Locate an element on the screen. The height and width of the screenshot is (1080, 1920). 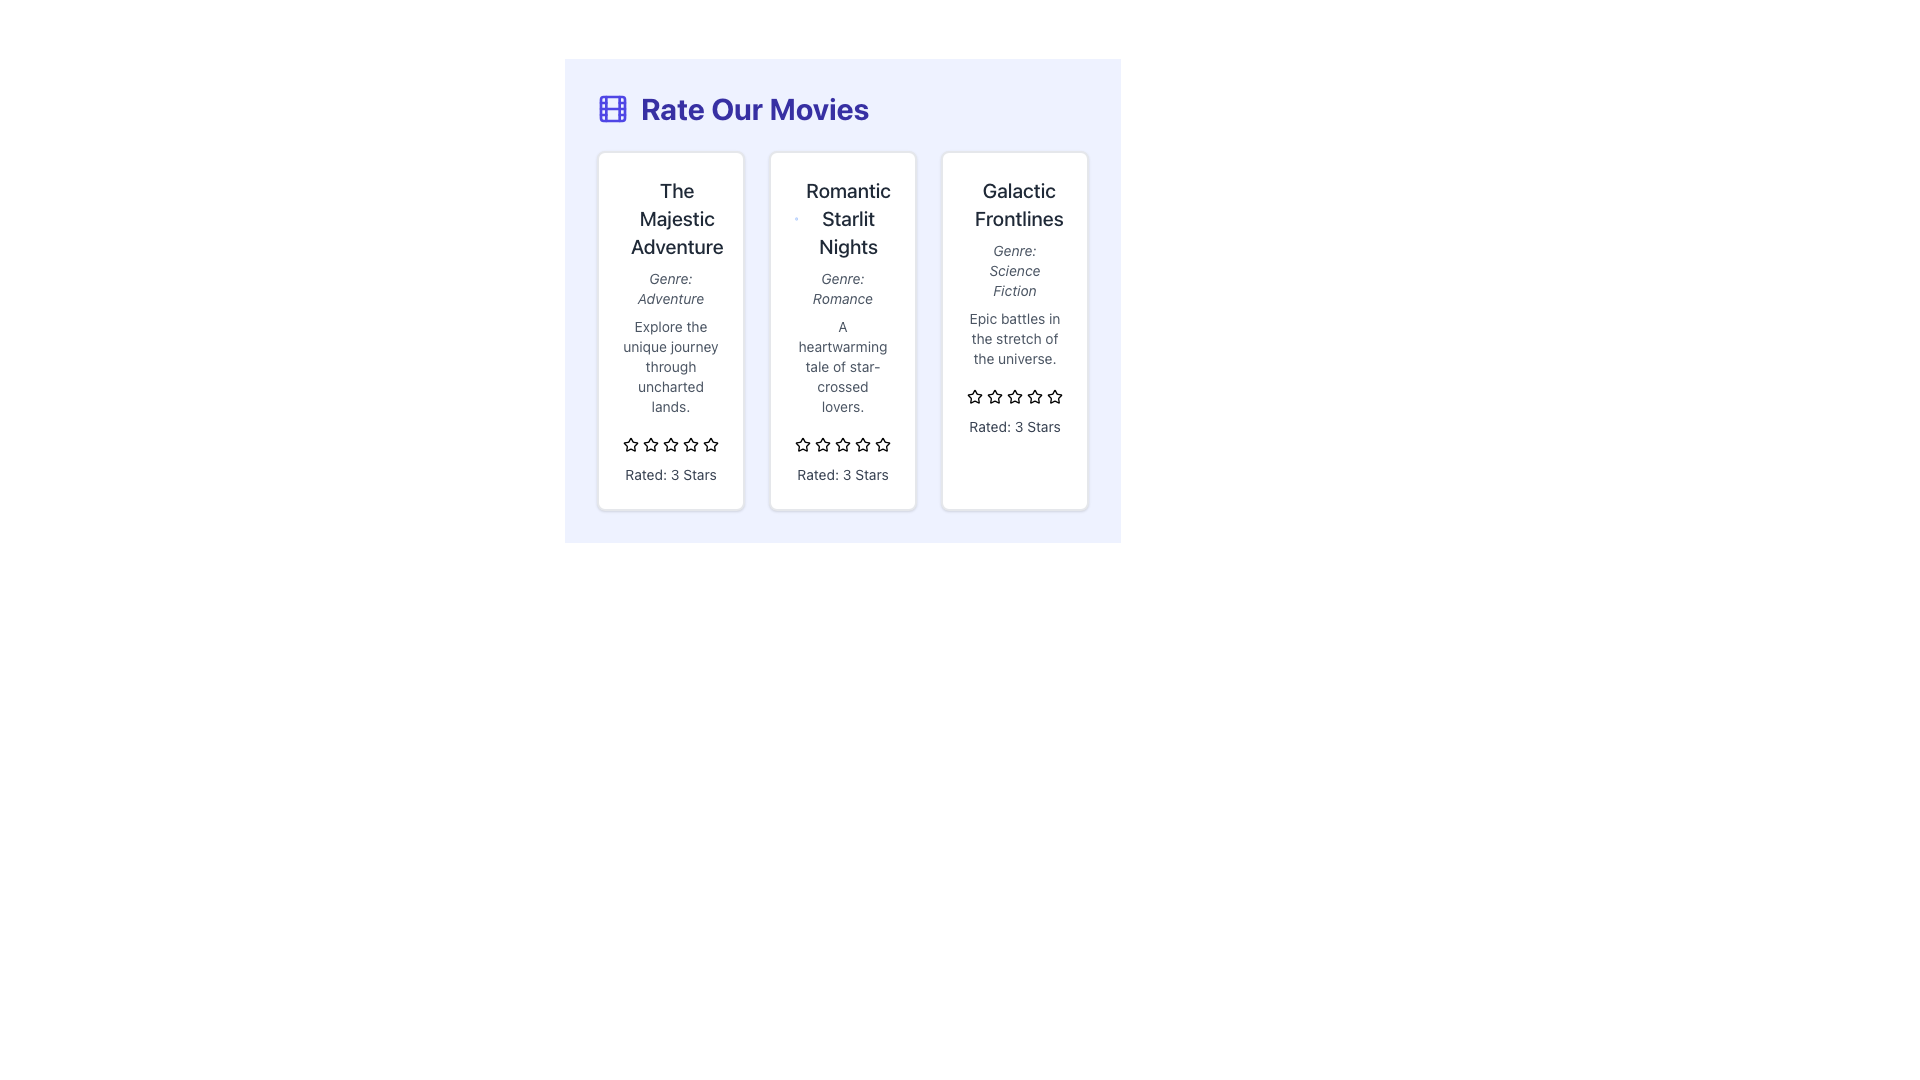
the sixth unselected rating star for the movie 'Romantic Starlit Nights', which is styled in gray and part of a horizontal rating system is located at coordinates (863, 443).